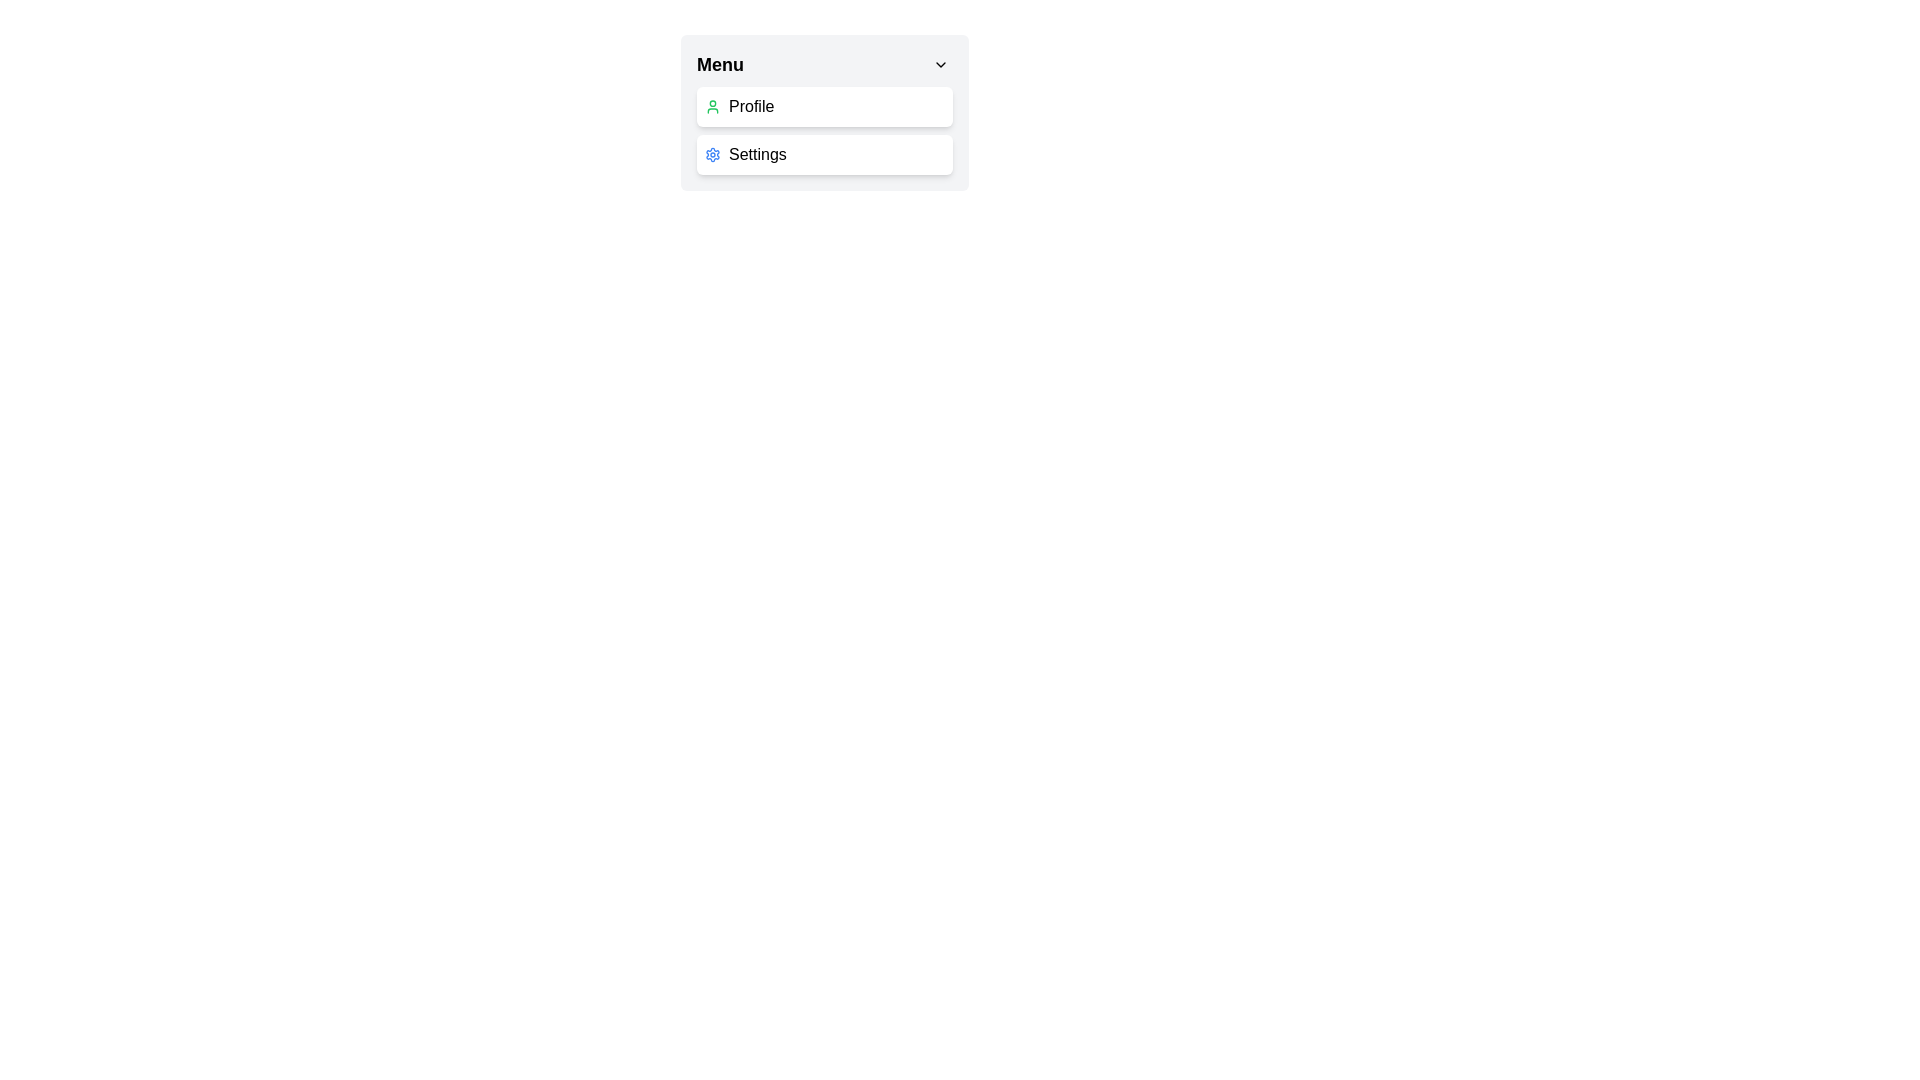 The width and height of the screenshot is (1920, 1080). What do you see at coordinates (713, 153) in the screenshot?
I see `the cogwheel/settings icon located in the dropdown menu under the 'Settings' option` at bounding box center [713, 153].